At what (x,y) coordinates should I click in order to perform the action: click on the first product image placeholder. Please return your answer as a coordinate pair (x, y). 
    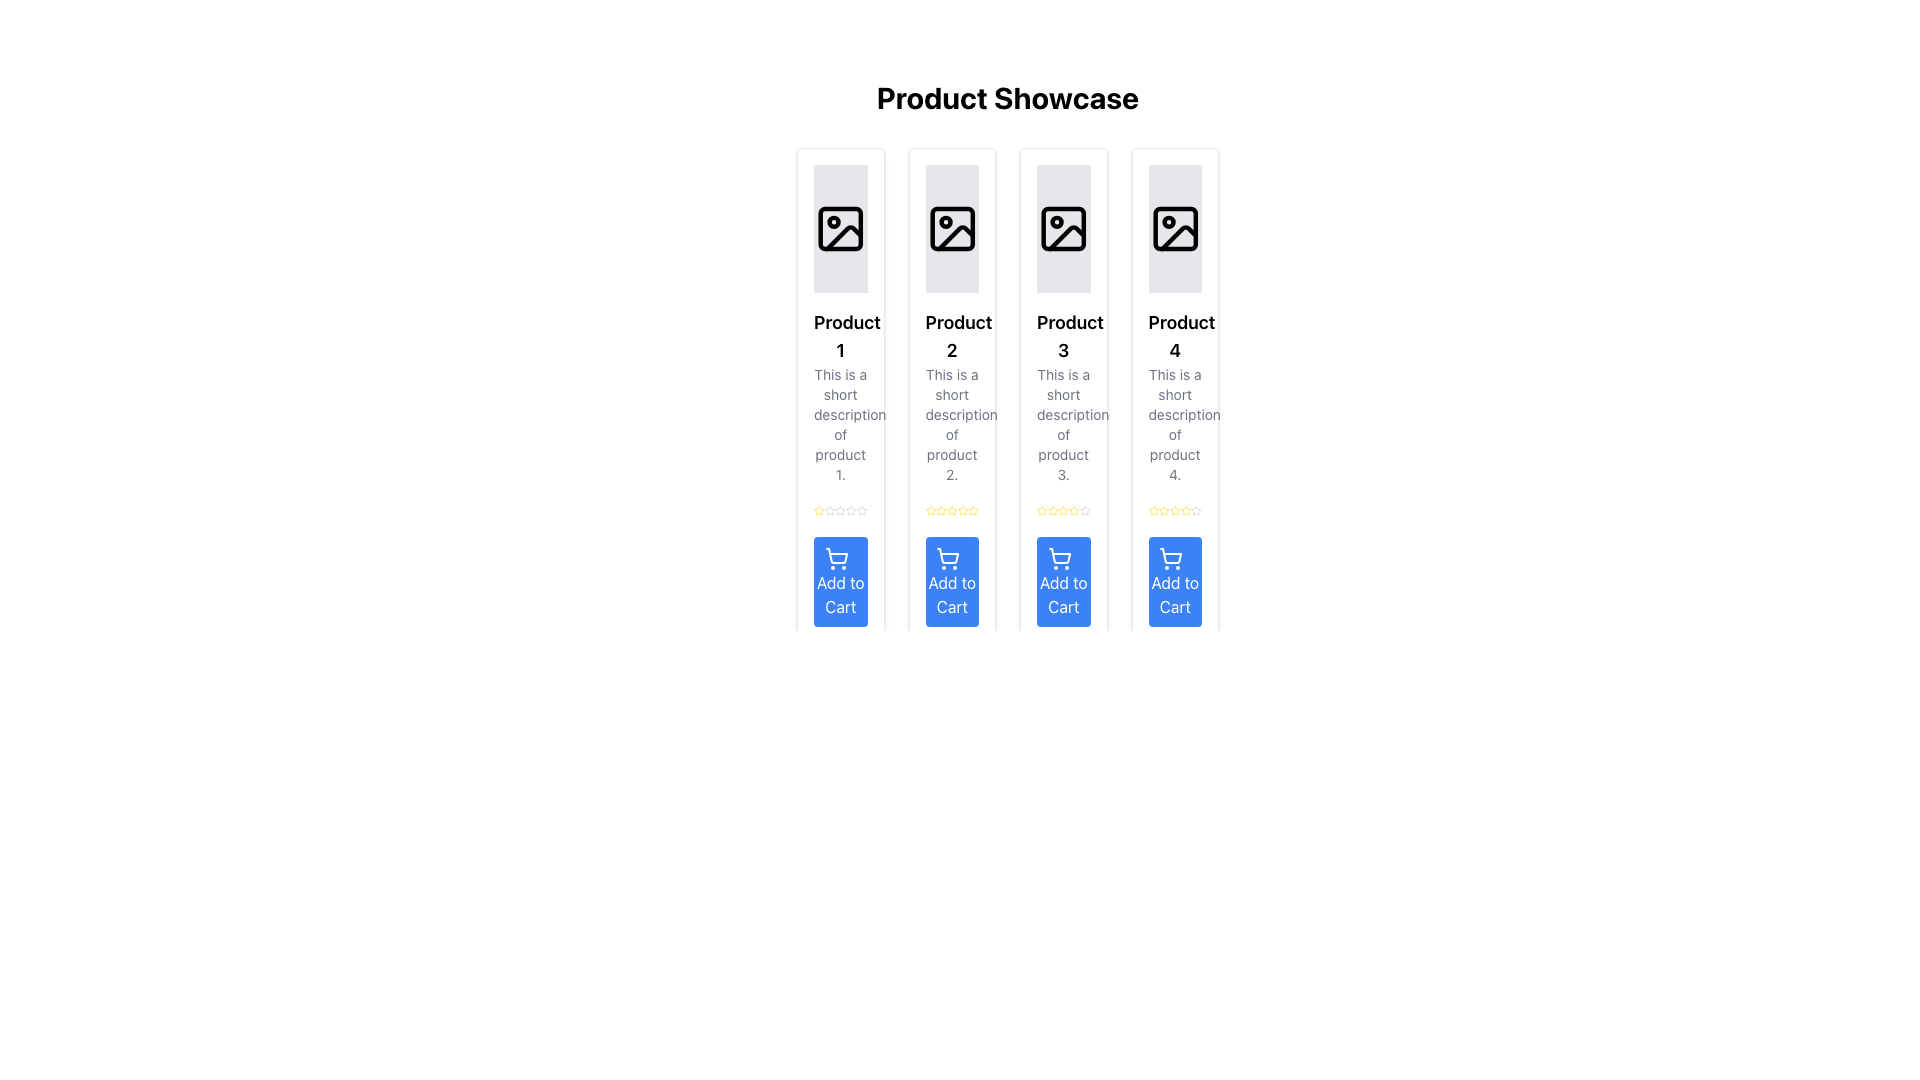
    Looking at the image, I should click on (840, 227).